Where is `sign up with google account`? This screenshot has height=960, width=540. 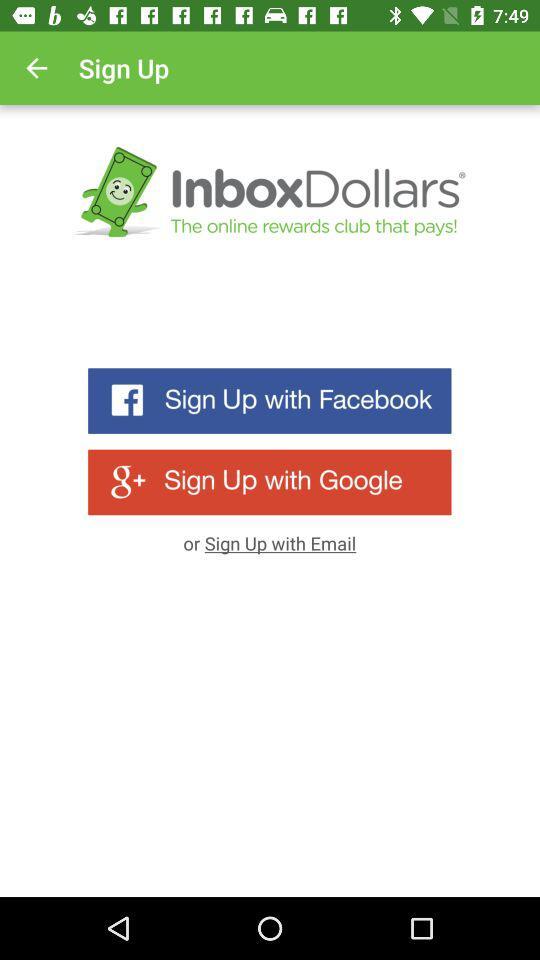
sign up with google account is located at coordinates (269, 481).